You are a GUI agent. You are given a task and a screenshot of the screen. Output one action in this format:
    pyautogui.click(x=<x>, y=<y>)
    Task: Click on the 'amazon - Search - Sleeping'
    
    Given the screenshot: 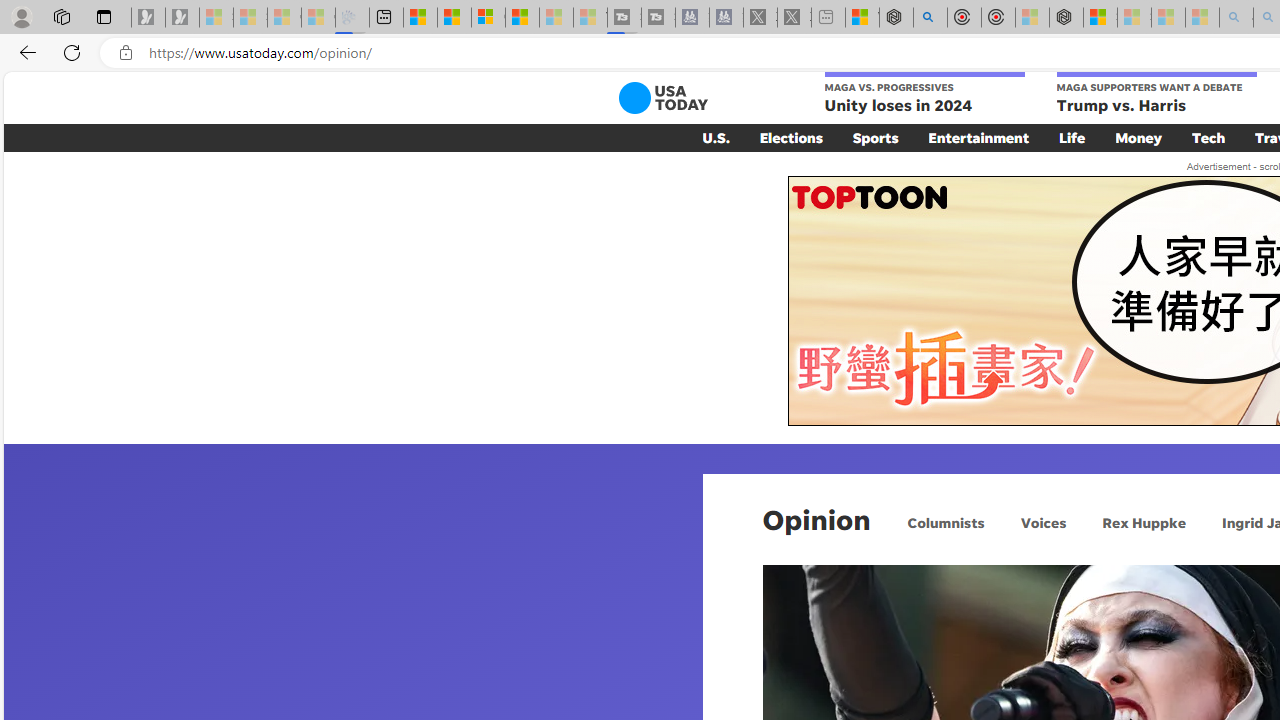 What is the action you would take?
    pyautogui.click(x=1235, y=17)
    